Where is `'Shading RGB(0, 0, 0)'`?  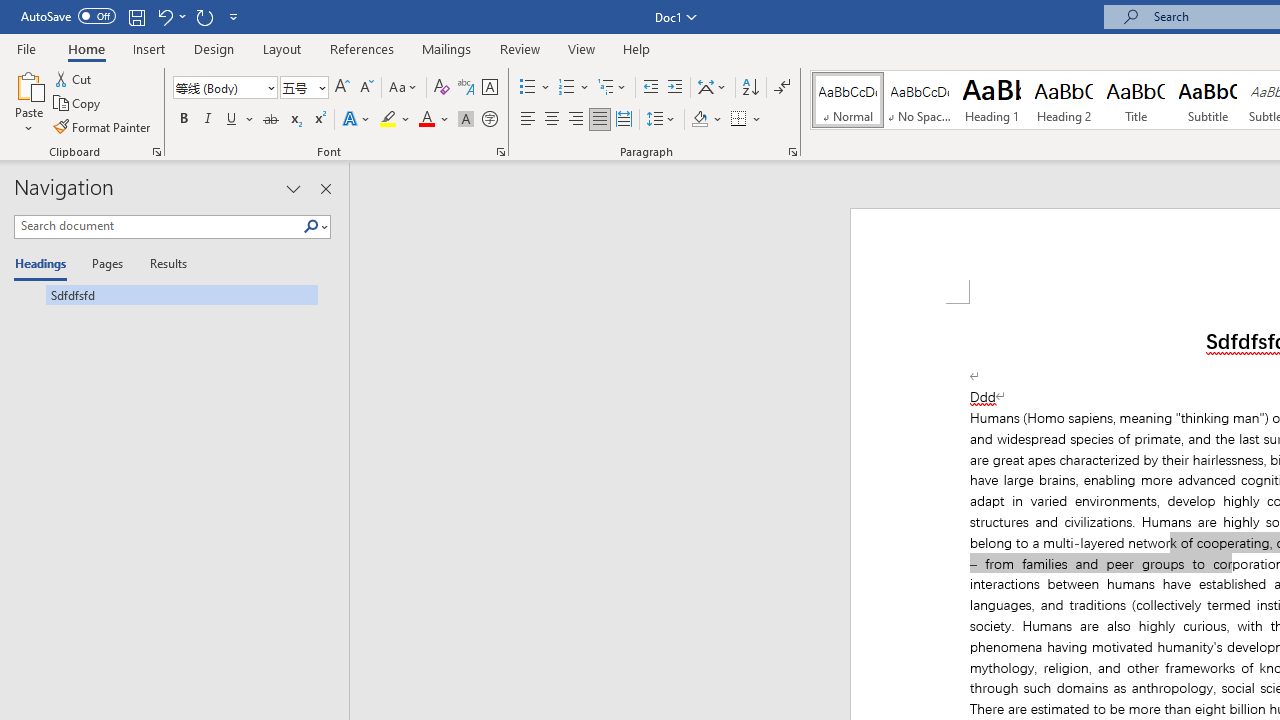 'Shading RGB(0, 0, 0)' is located at coordinates (699, 119).